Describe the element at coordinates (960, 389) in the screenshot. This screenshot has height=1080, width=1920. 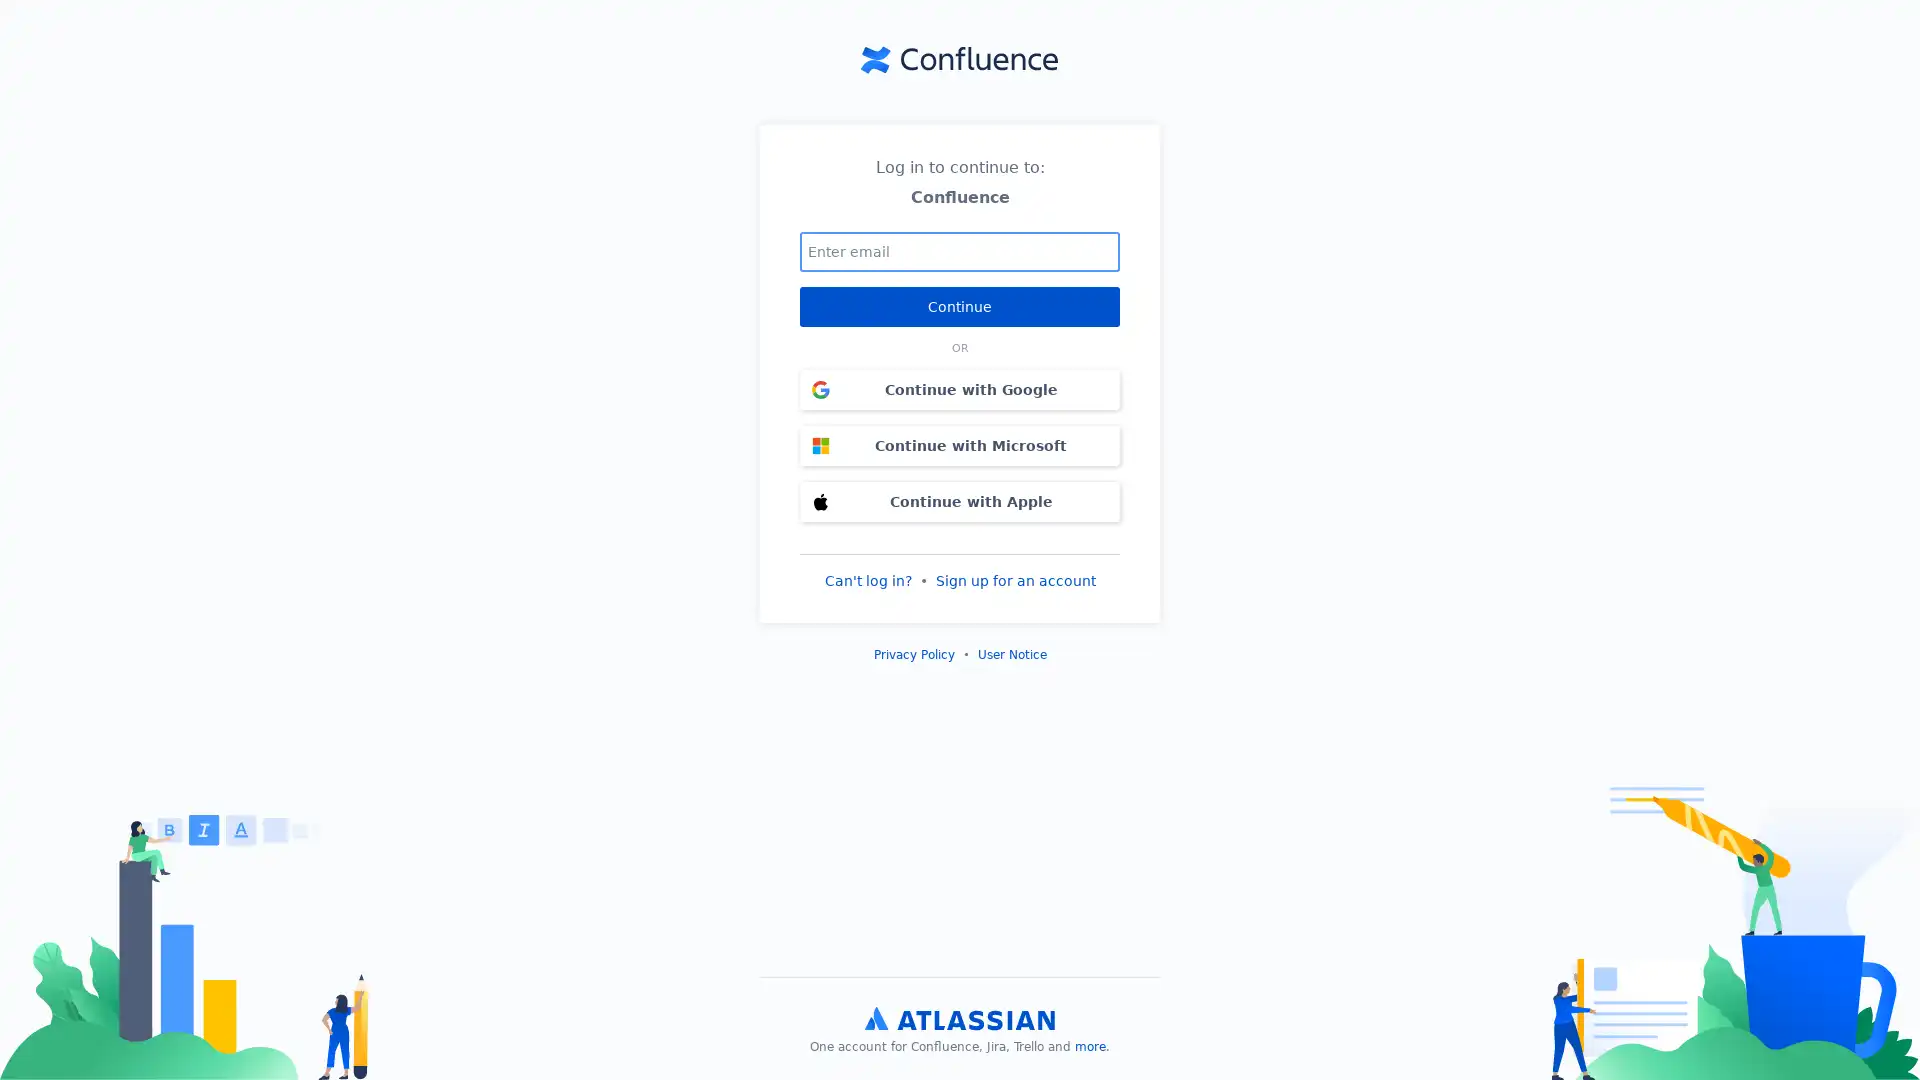
I see `Continue with Google` at that location.